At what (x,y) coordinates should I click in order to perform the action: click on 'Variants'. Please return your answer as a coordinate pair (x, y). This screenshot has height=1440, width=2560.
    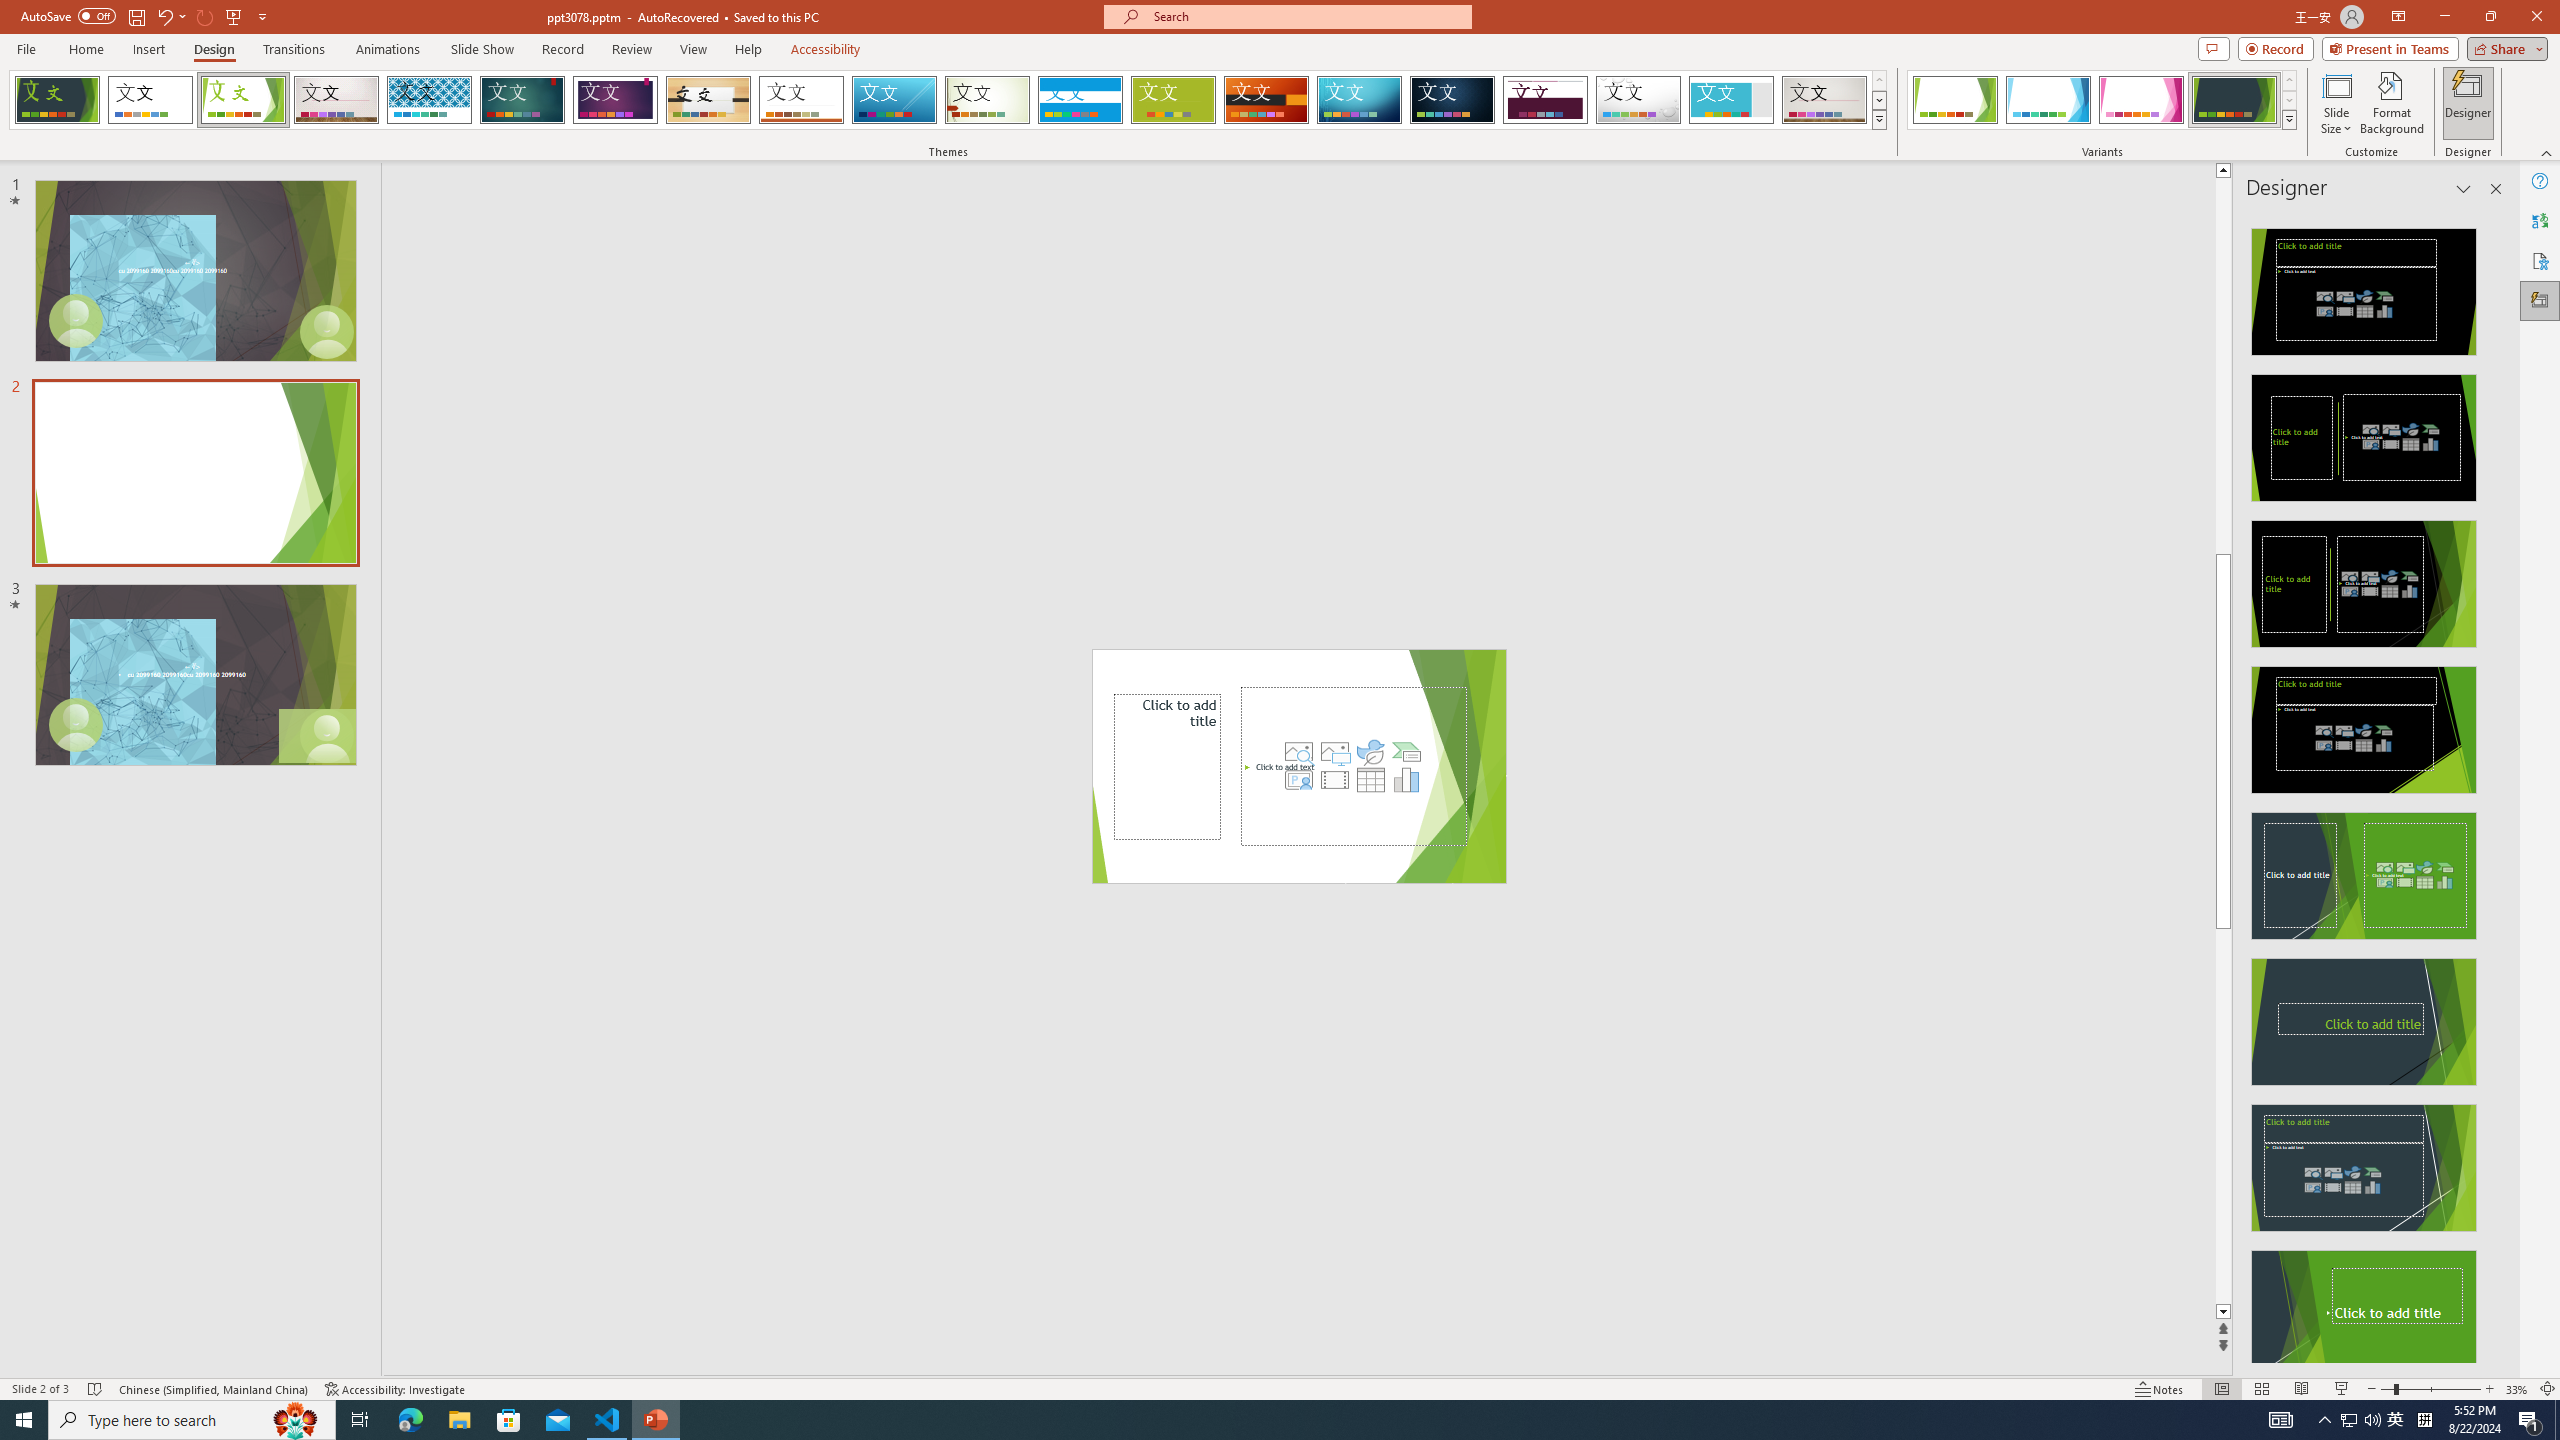
    Looking at the image, I should click on (2287, 118).